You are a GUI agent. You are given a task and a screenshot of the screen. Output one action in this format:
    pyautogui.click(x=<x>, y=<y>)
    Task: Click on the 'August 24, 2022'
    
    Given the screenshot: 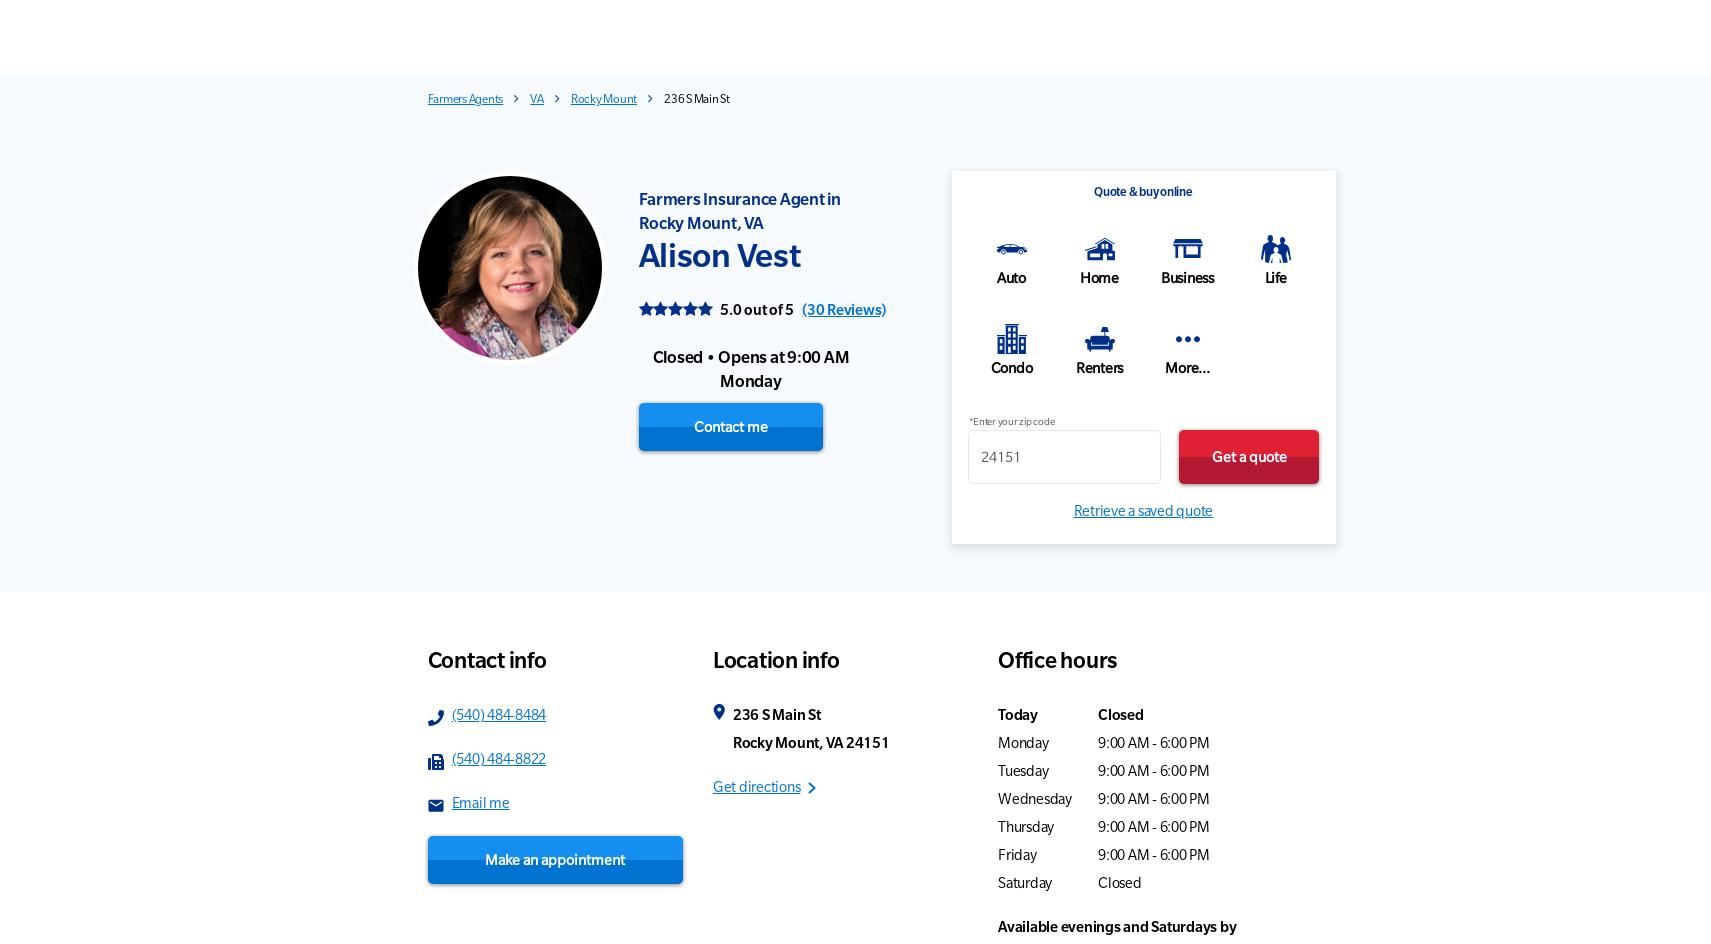 What is the action you would take?
    pyautogui.click(x=1570, y=642)
    